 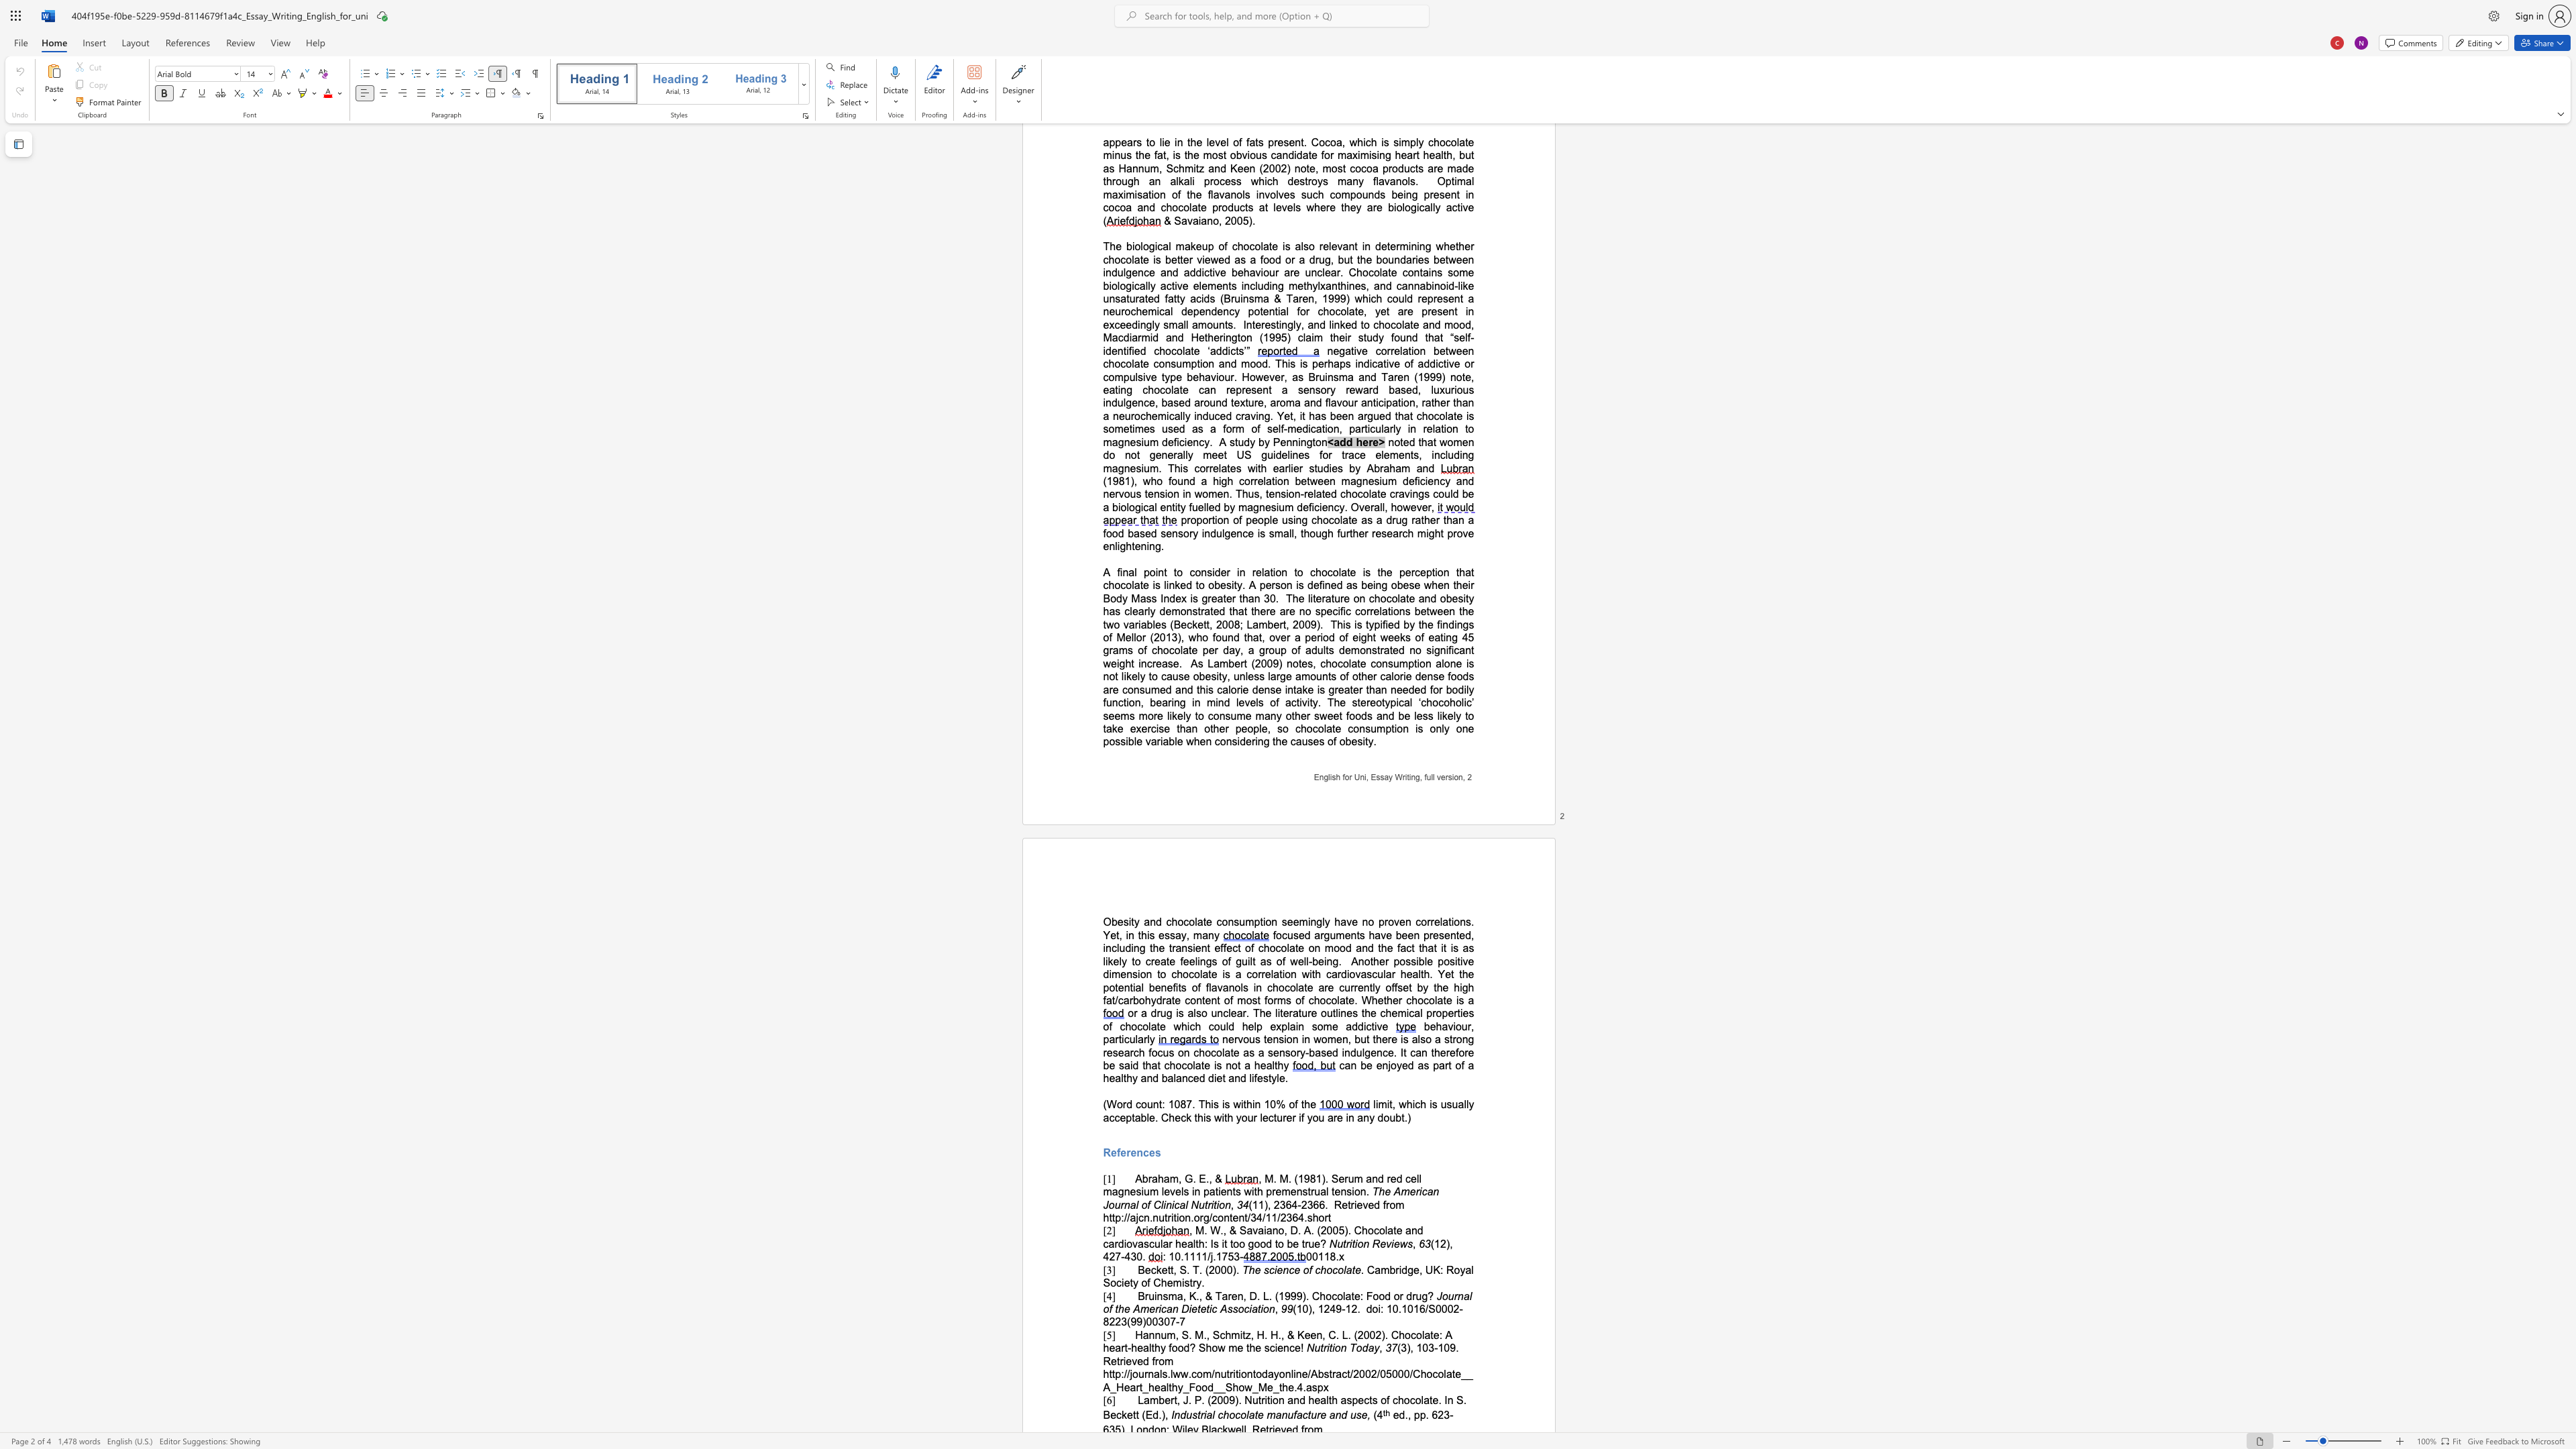 I want to click on the subset text "man" within the text "no proven correlations. Yet, in this essay, many", so click(x=1192, y=934).